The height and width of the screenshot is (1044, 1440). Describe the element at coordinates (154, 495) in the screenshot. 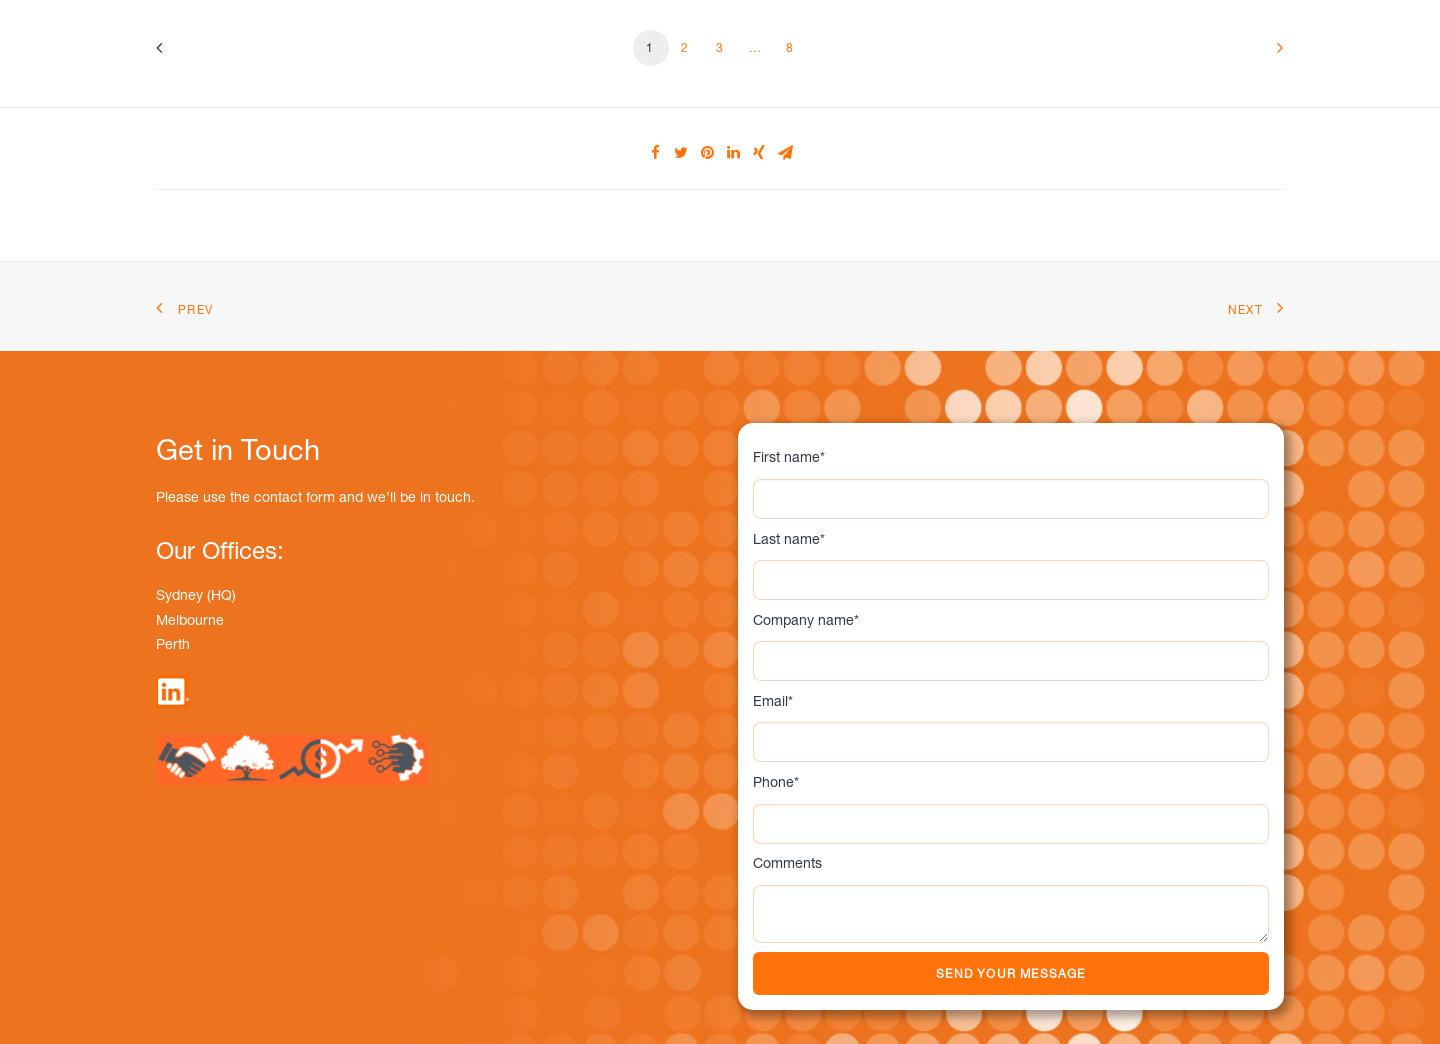

I see `'Please use the contact form and we’ll be in touch.'` at that location.